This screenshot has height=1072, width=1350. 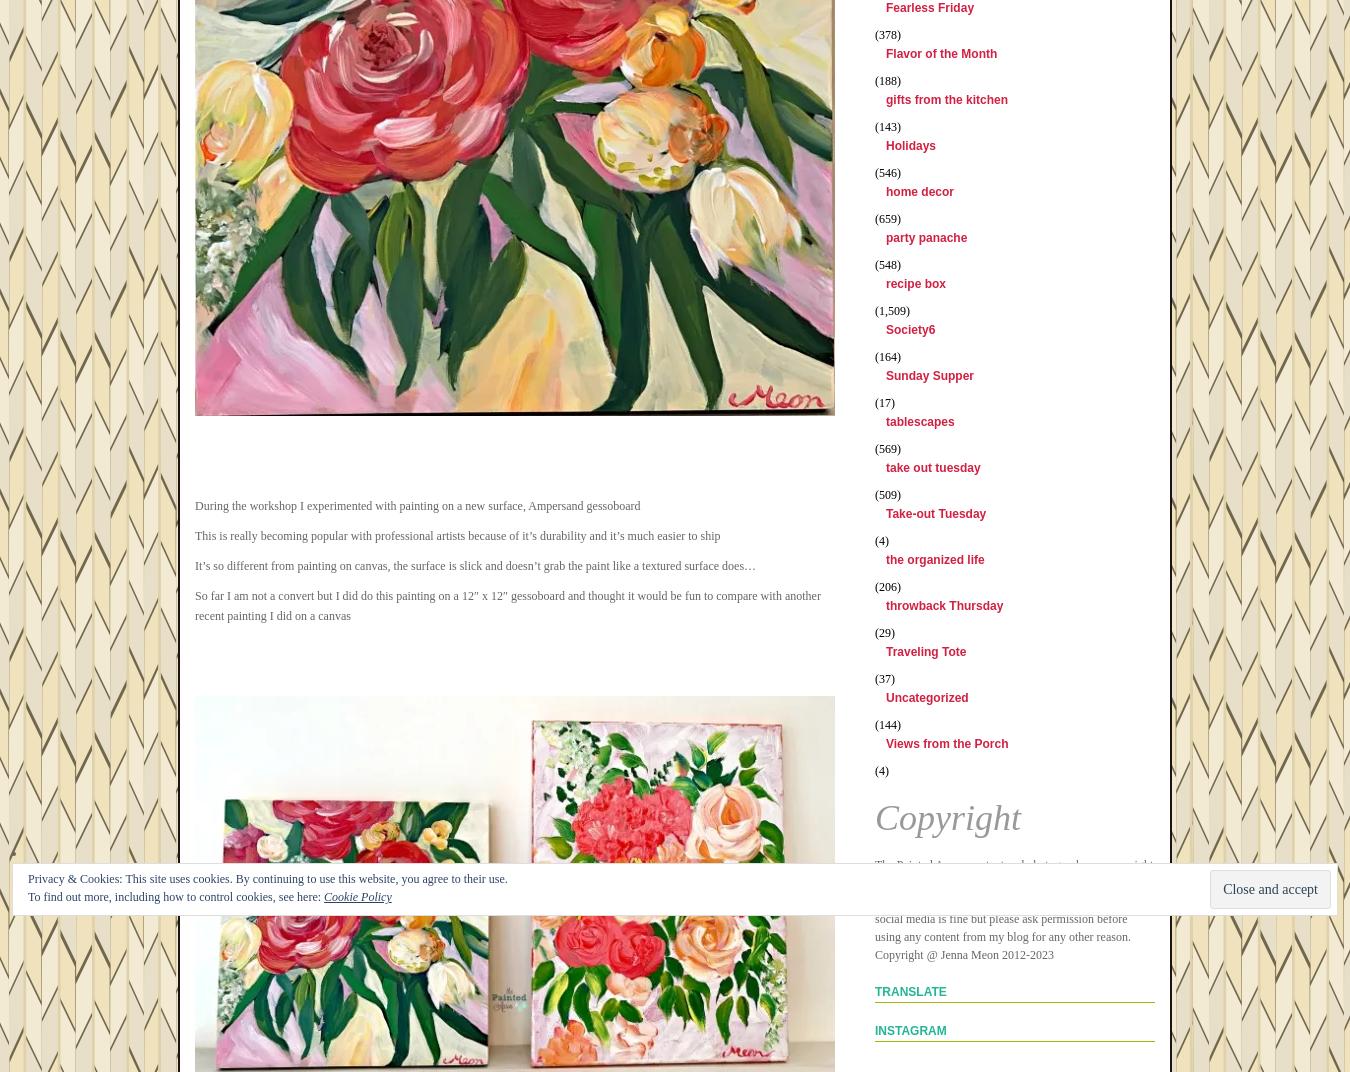 What do you see at coordinates (888, 219) in the screenshot?
I see `'(659)'` at bounding box center [888, 219].